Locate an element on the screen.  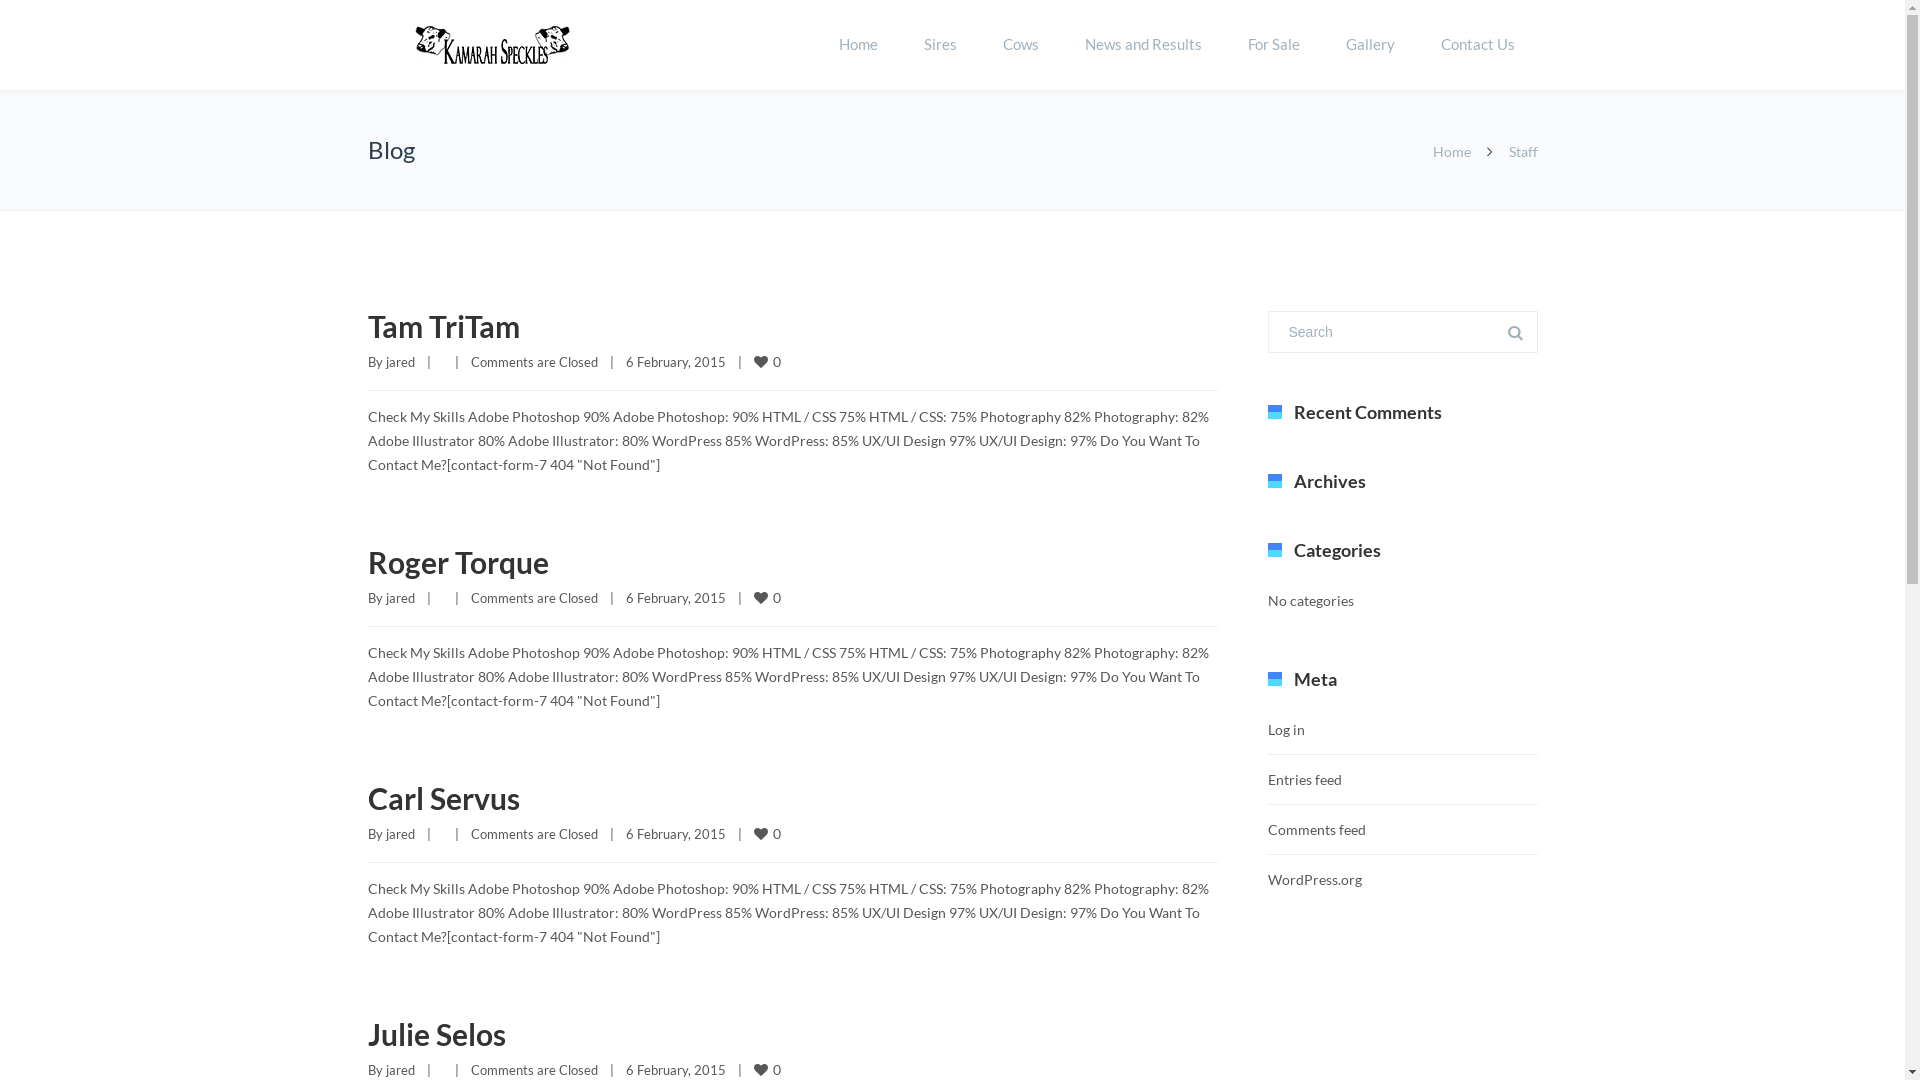
'Sires' is located at coordinates (938, 45).